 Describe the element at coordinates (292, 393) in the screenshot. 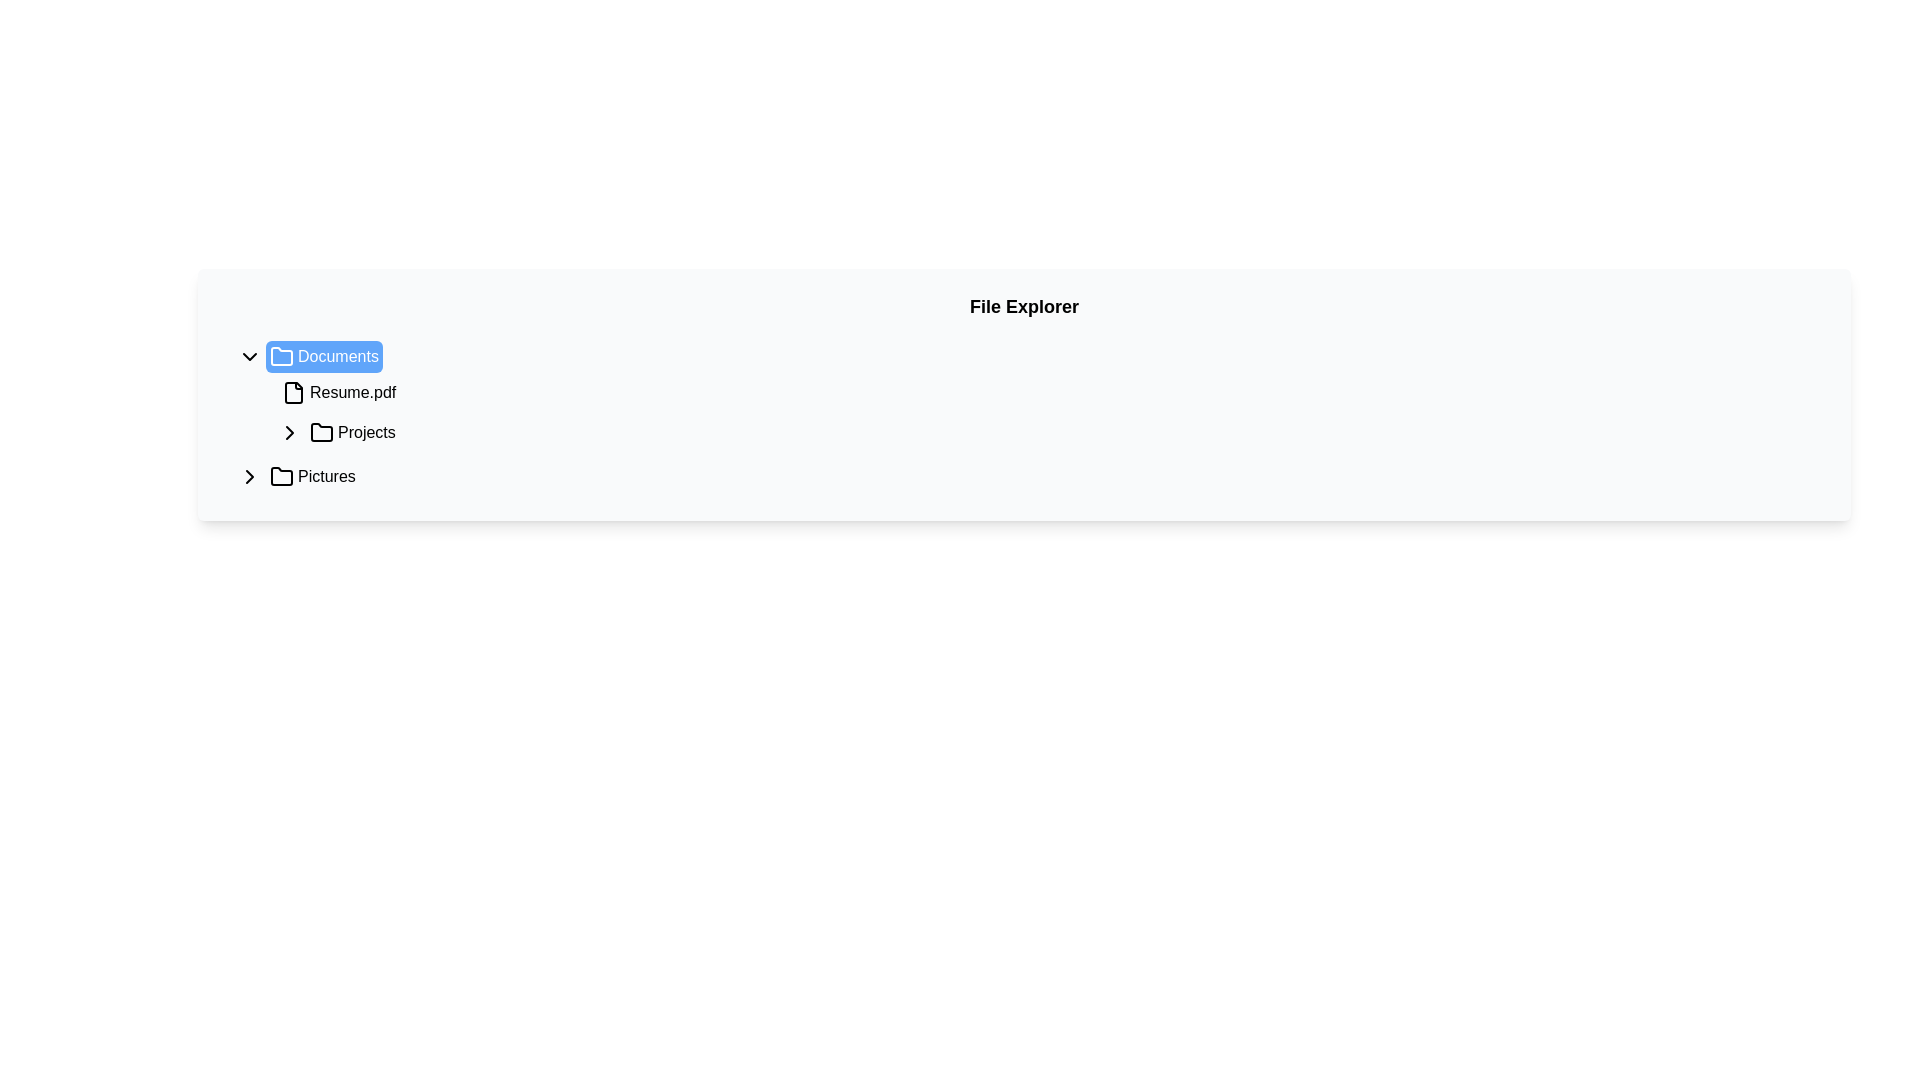

I see `the file icon representing 'Resume.pdf', which is a small black and white document icon with a folded corner` at that location.